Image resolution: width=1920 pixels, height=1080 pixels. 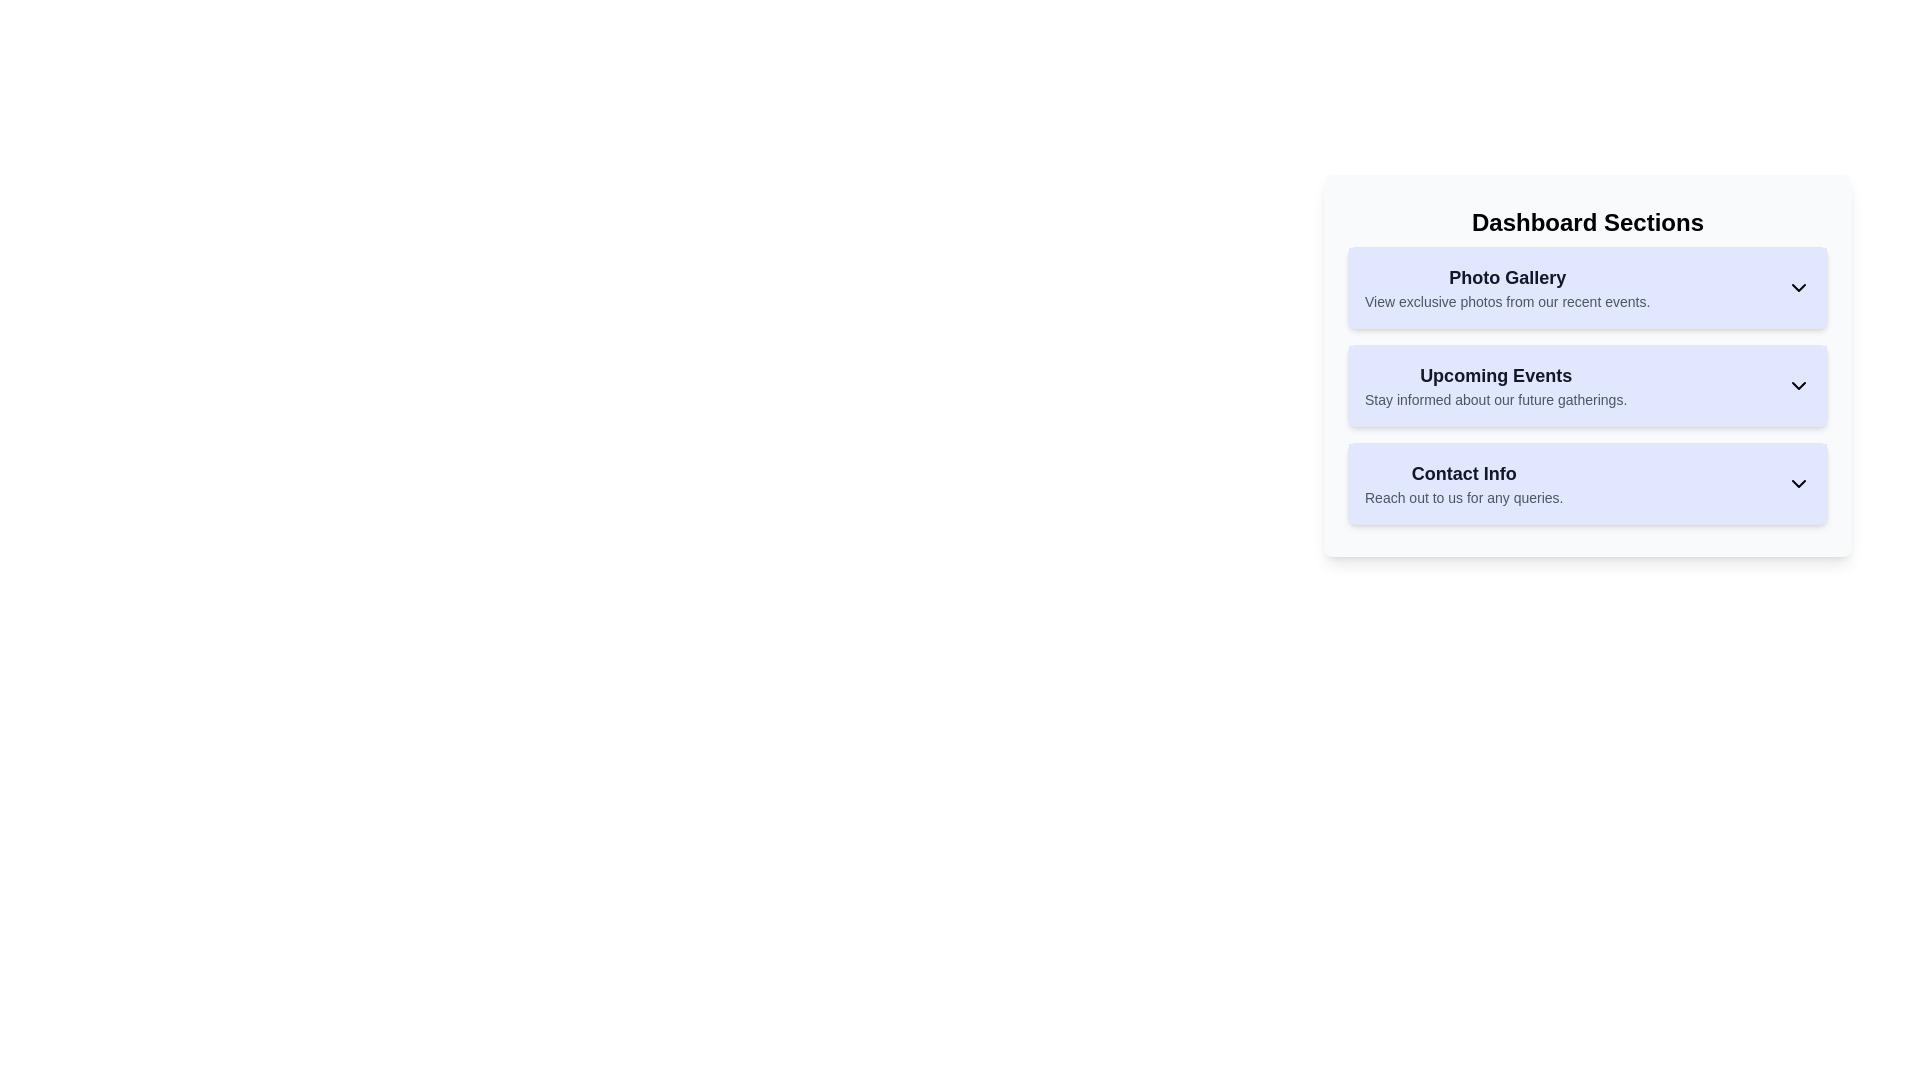 I want to click on the third Text element in the 'Dashboard Sections' card that provides contact details or options, so click(x=1464, y=483).